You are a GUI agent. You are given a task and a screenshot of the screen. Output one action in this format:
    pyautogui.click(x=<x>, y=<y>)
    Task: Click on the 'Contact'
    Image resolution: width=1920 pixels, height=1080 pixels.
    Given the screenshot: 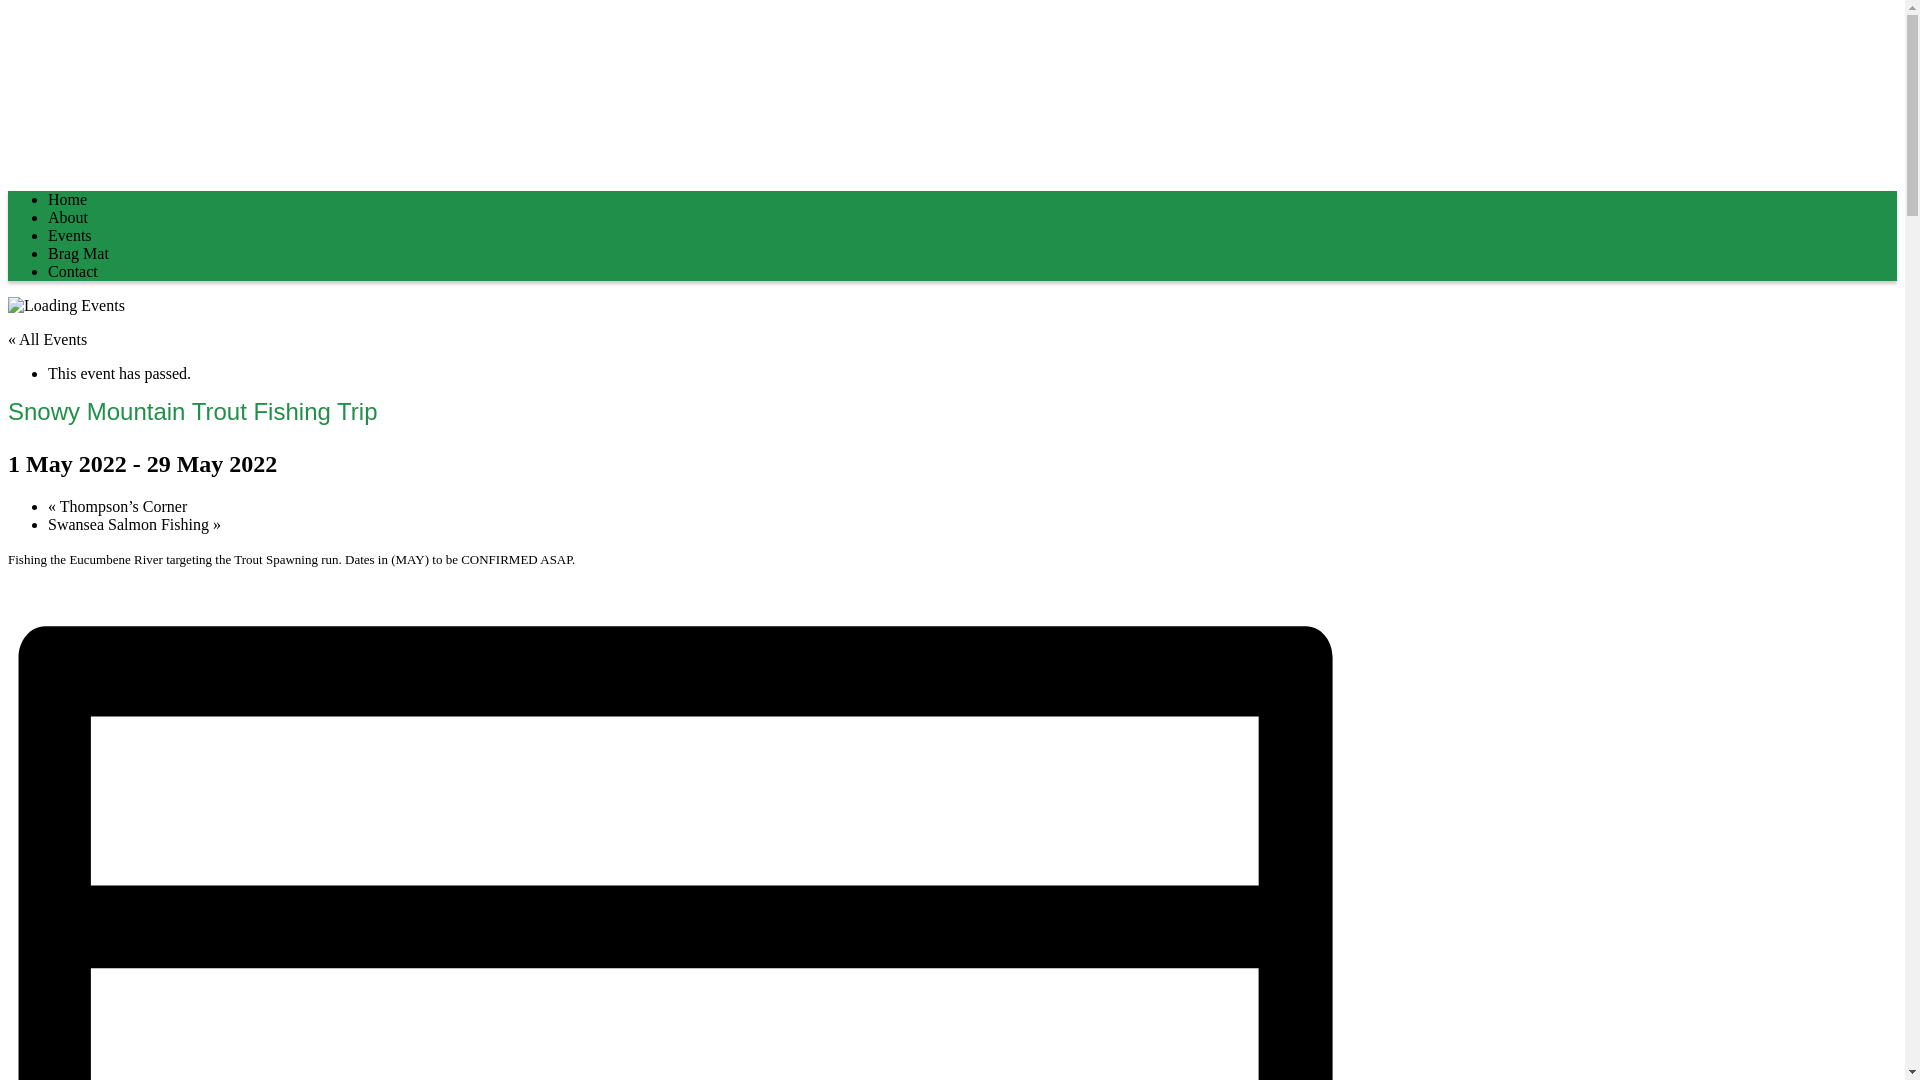 What is the action you would take?
    pyautogui.click(x=48, y=271)
    